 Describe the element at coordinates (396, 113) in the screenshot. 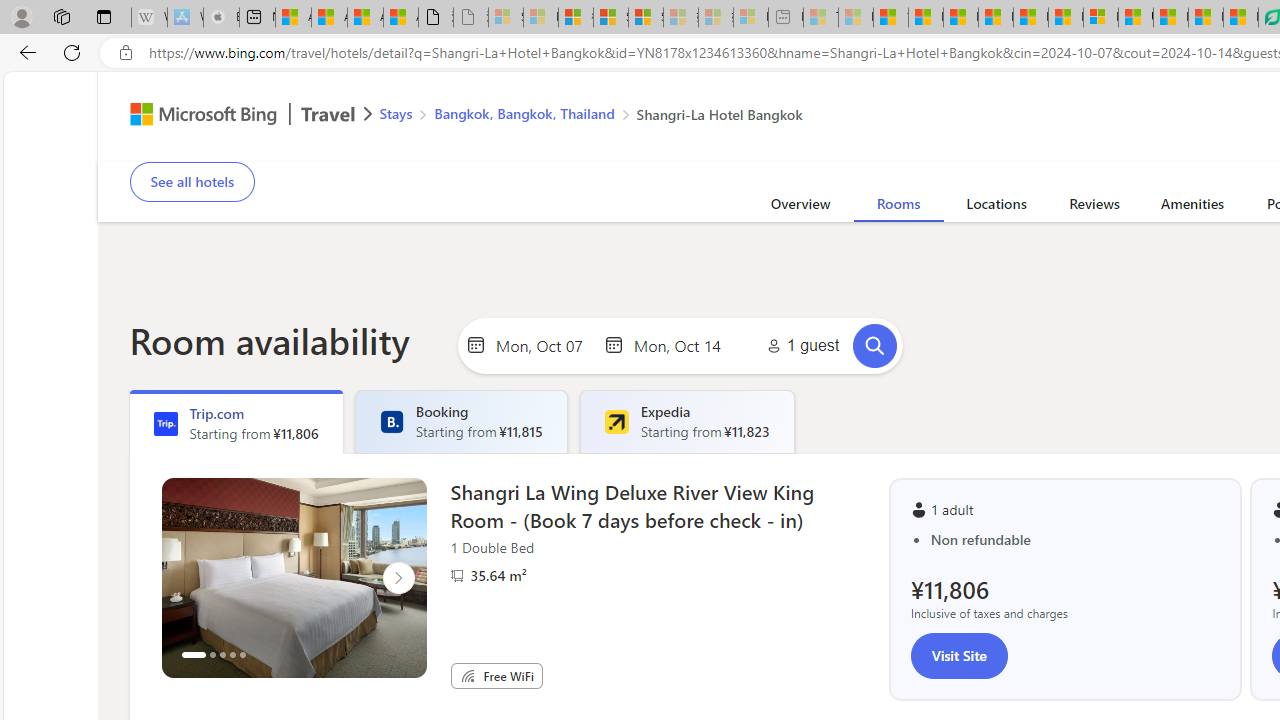

I see `'Stays'` at that location.